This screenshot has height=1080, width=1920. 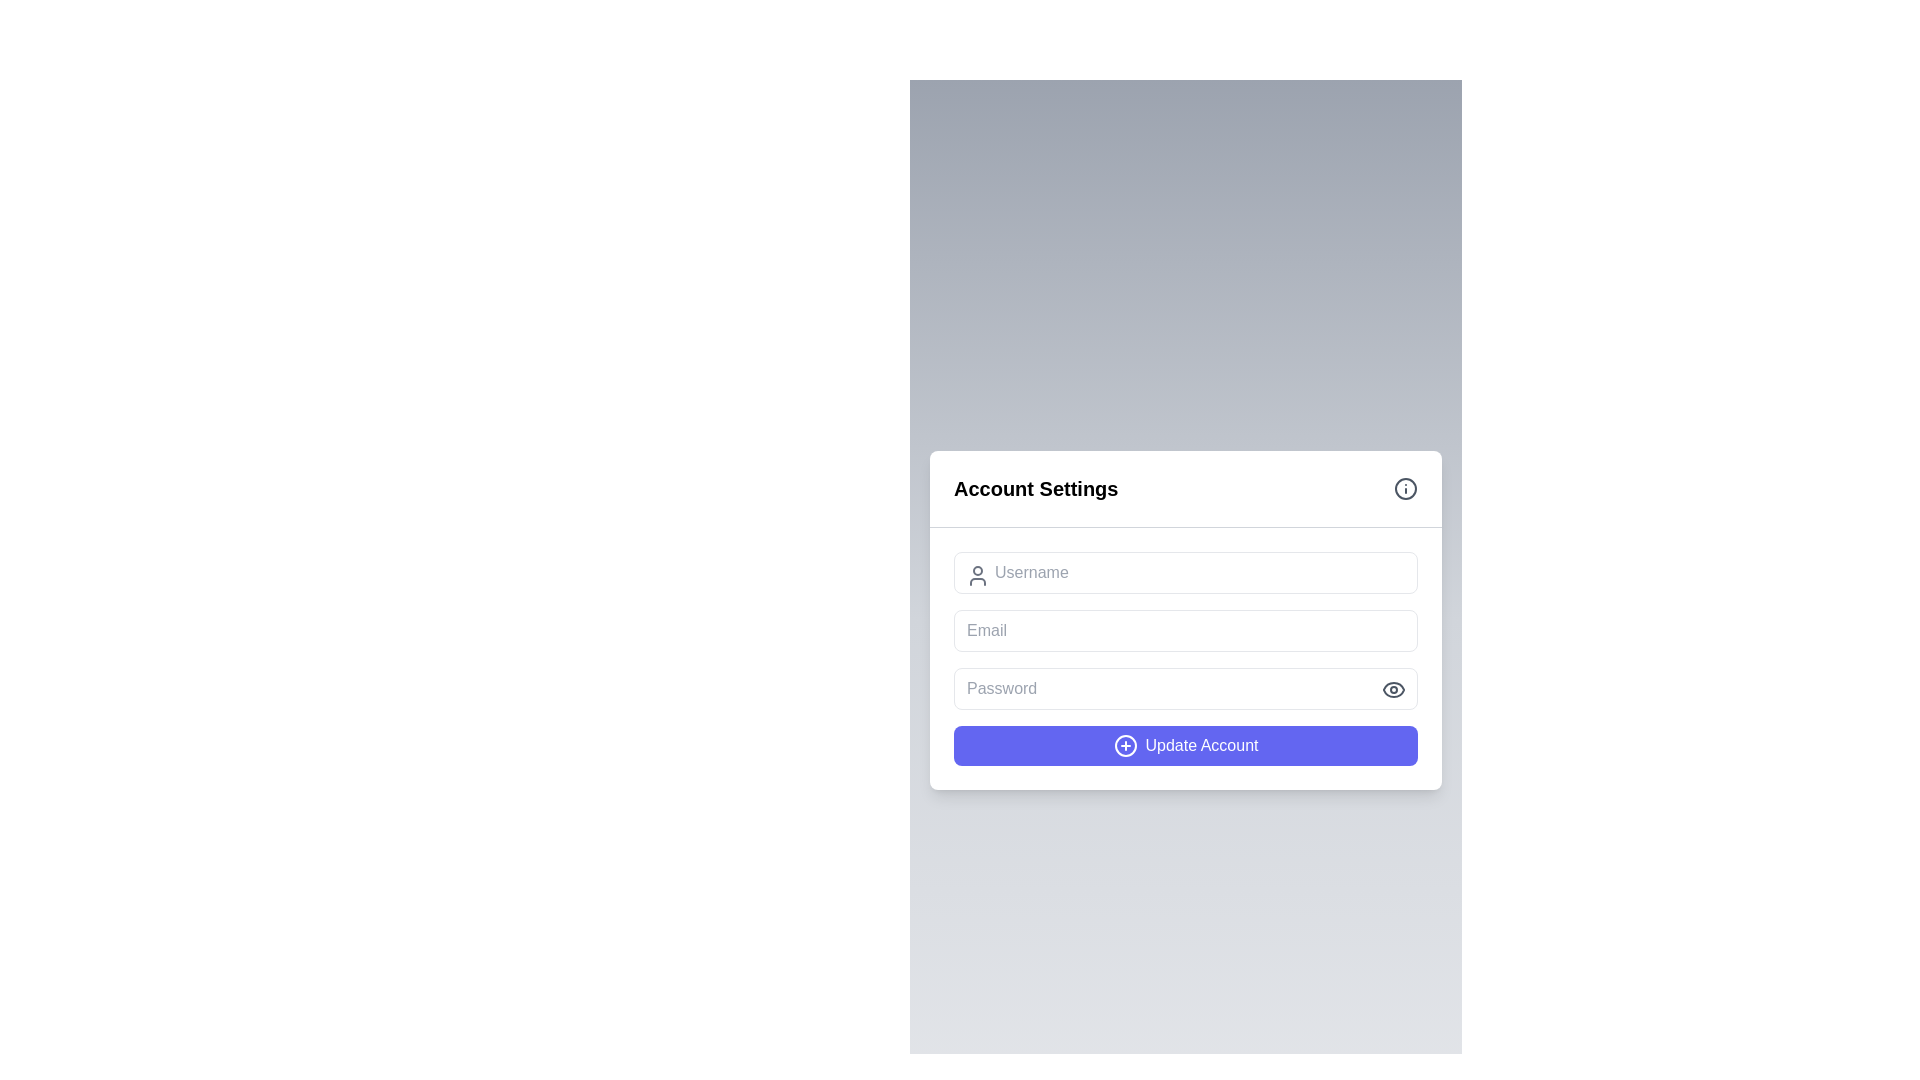 What do you see at coordinates (1125, 745) in the screenshot?
I see `the icon to the left of the text inside the 'Update Account' button, which represents actions related` at bounding box center [1125, 745].